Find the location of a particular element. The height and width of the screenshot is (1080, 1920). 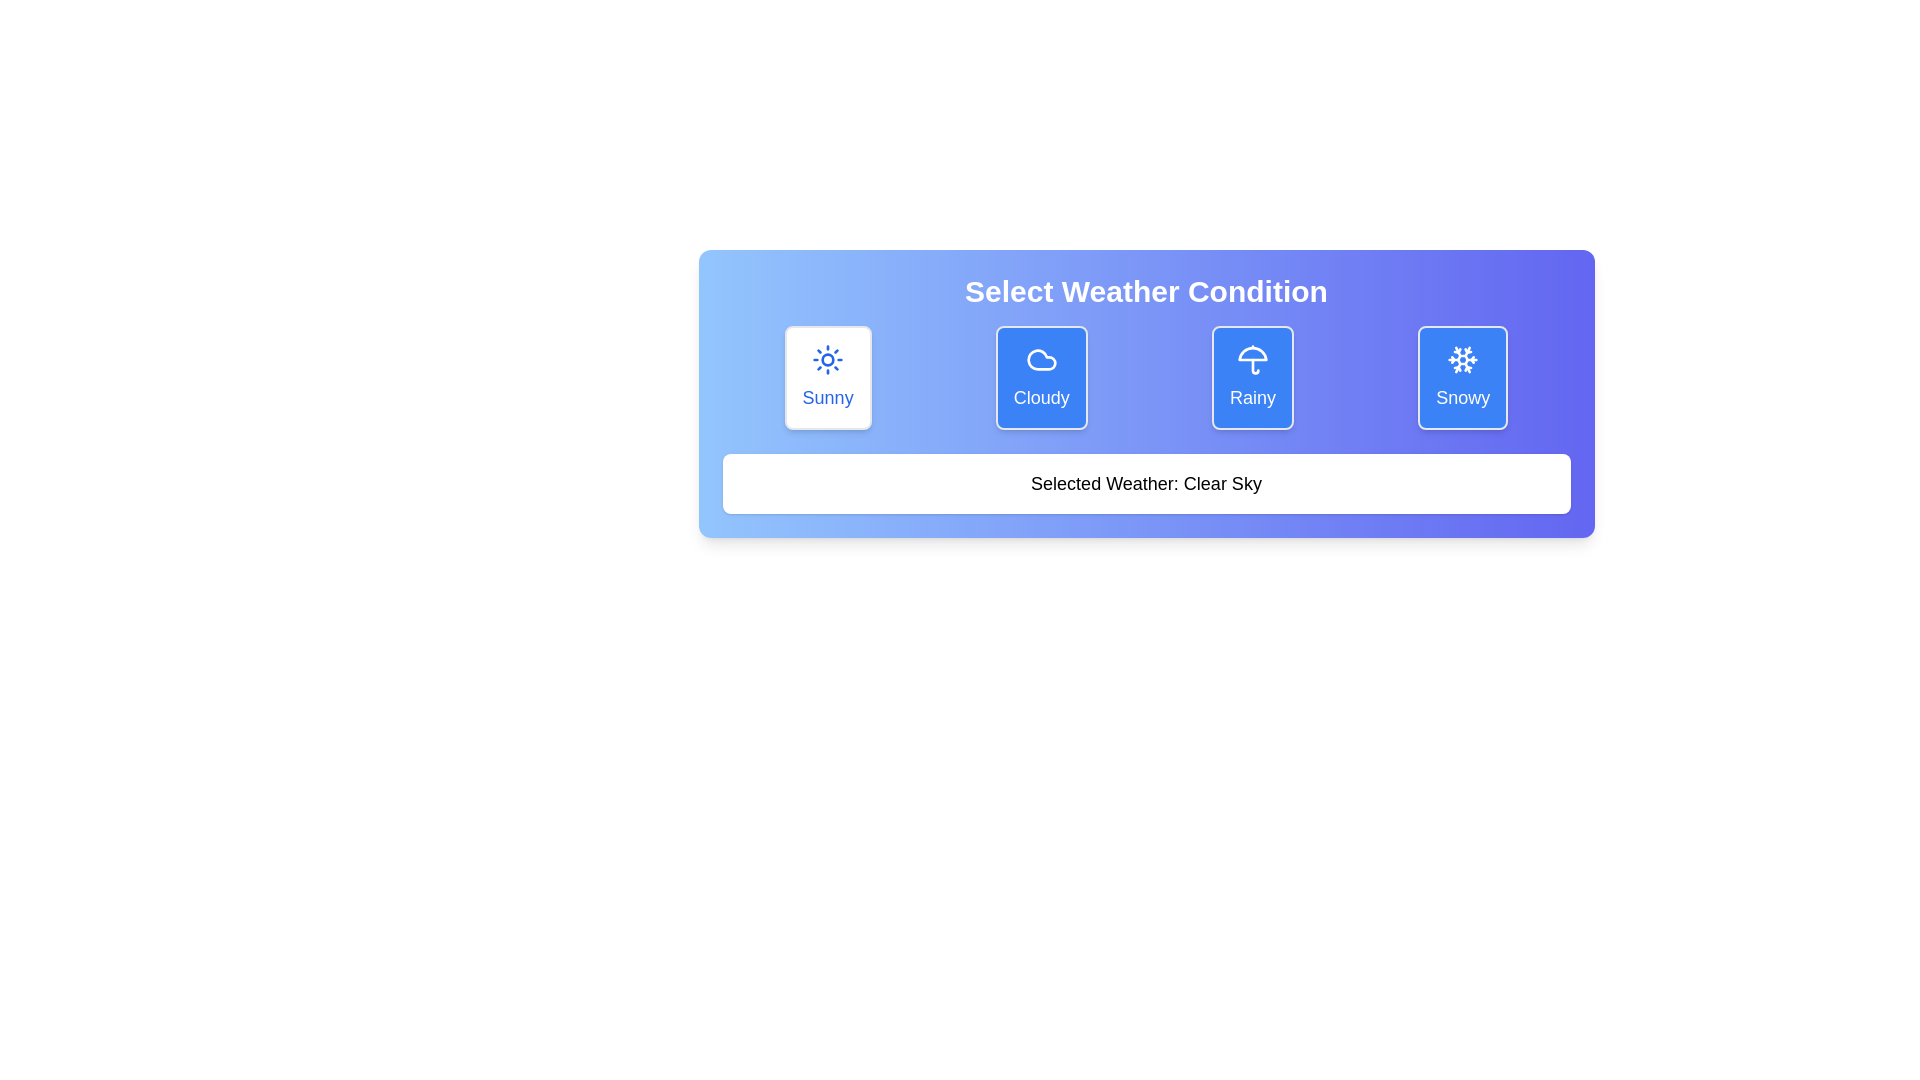

the decorative component of the 'Snowy' icon, which is the fourth weather option in the 'Select Weather Condition' card is located at coordinates (1468, 353).